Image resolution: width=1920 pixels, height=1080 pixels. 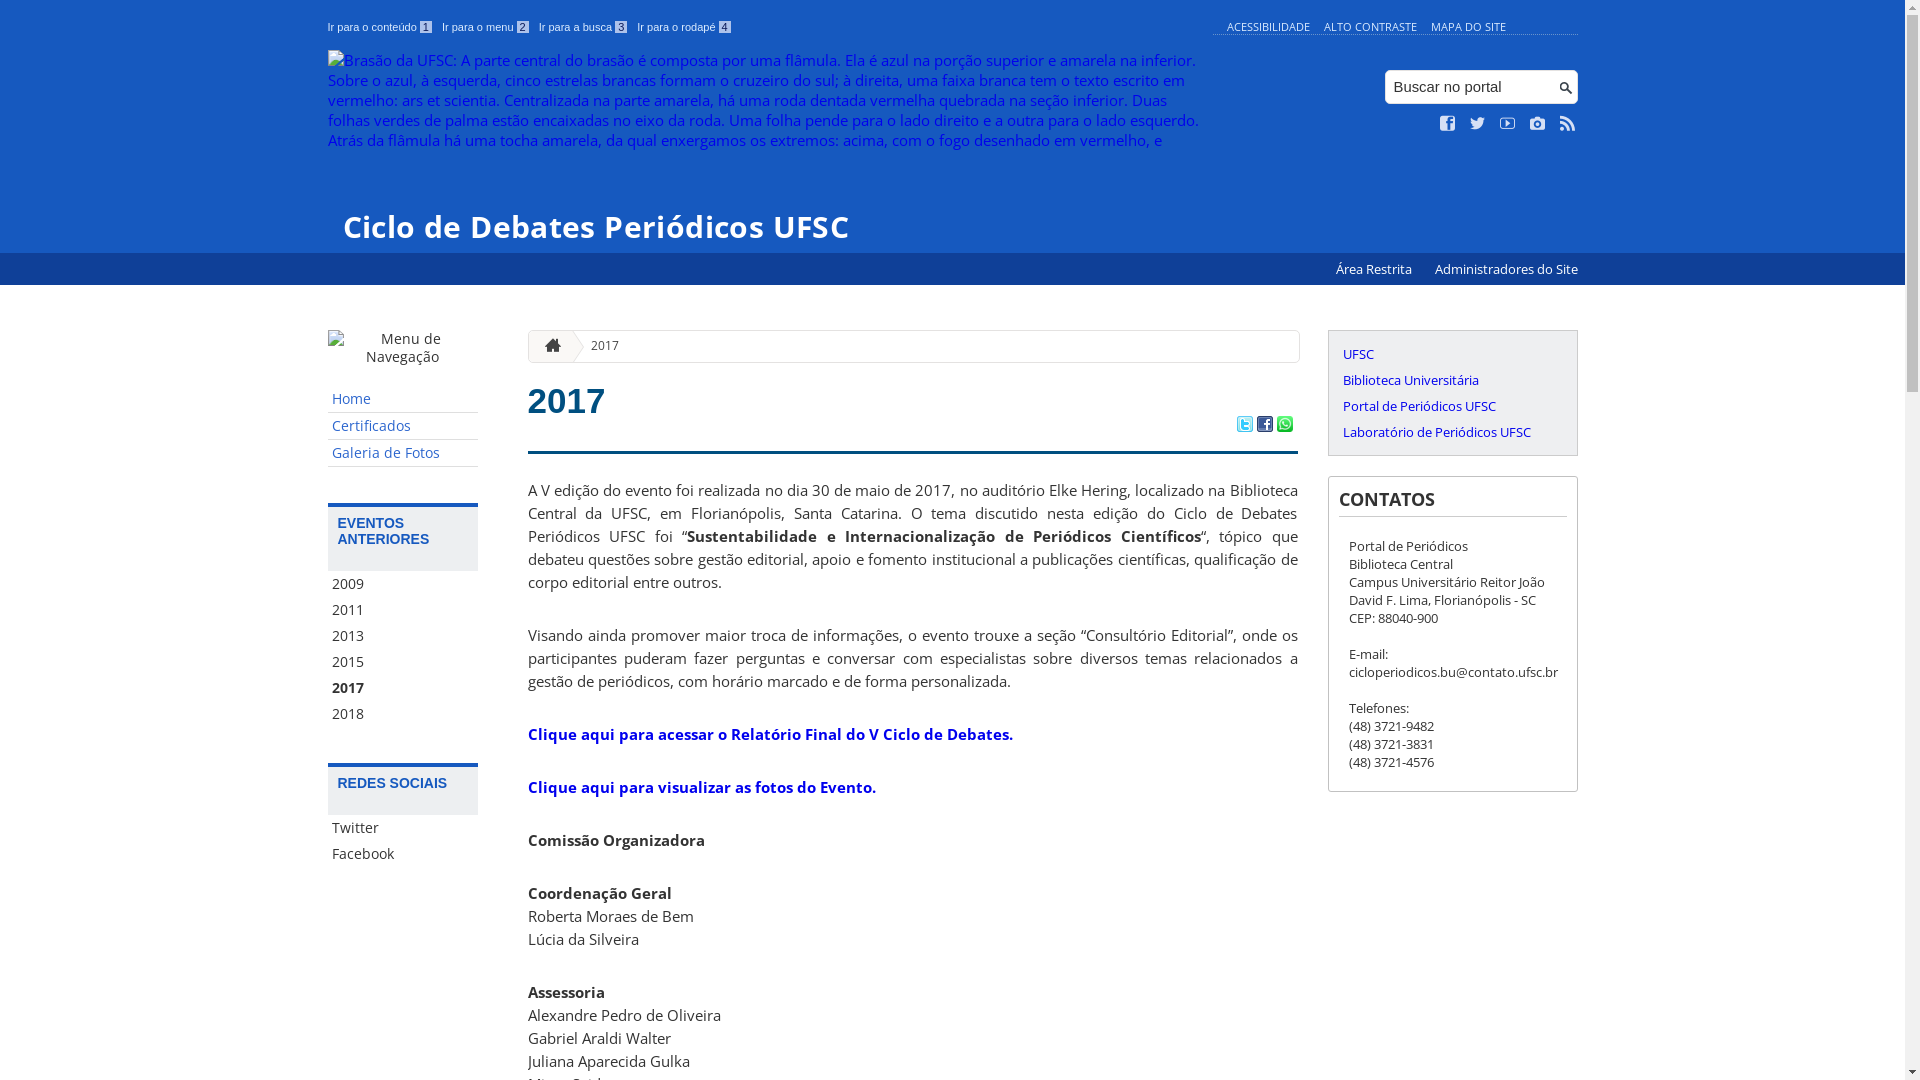 What do you see at coordinates (1338, 353) in the screenshot?
I see `'UFSC'` at bounding box center [1338, 353].